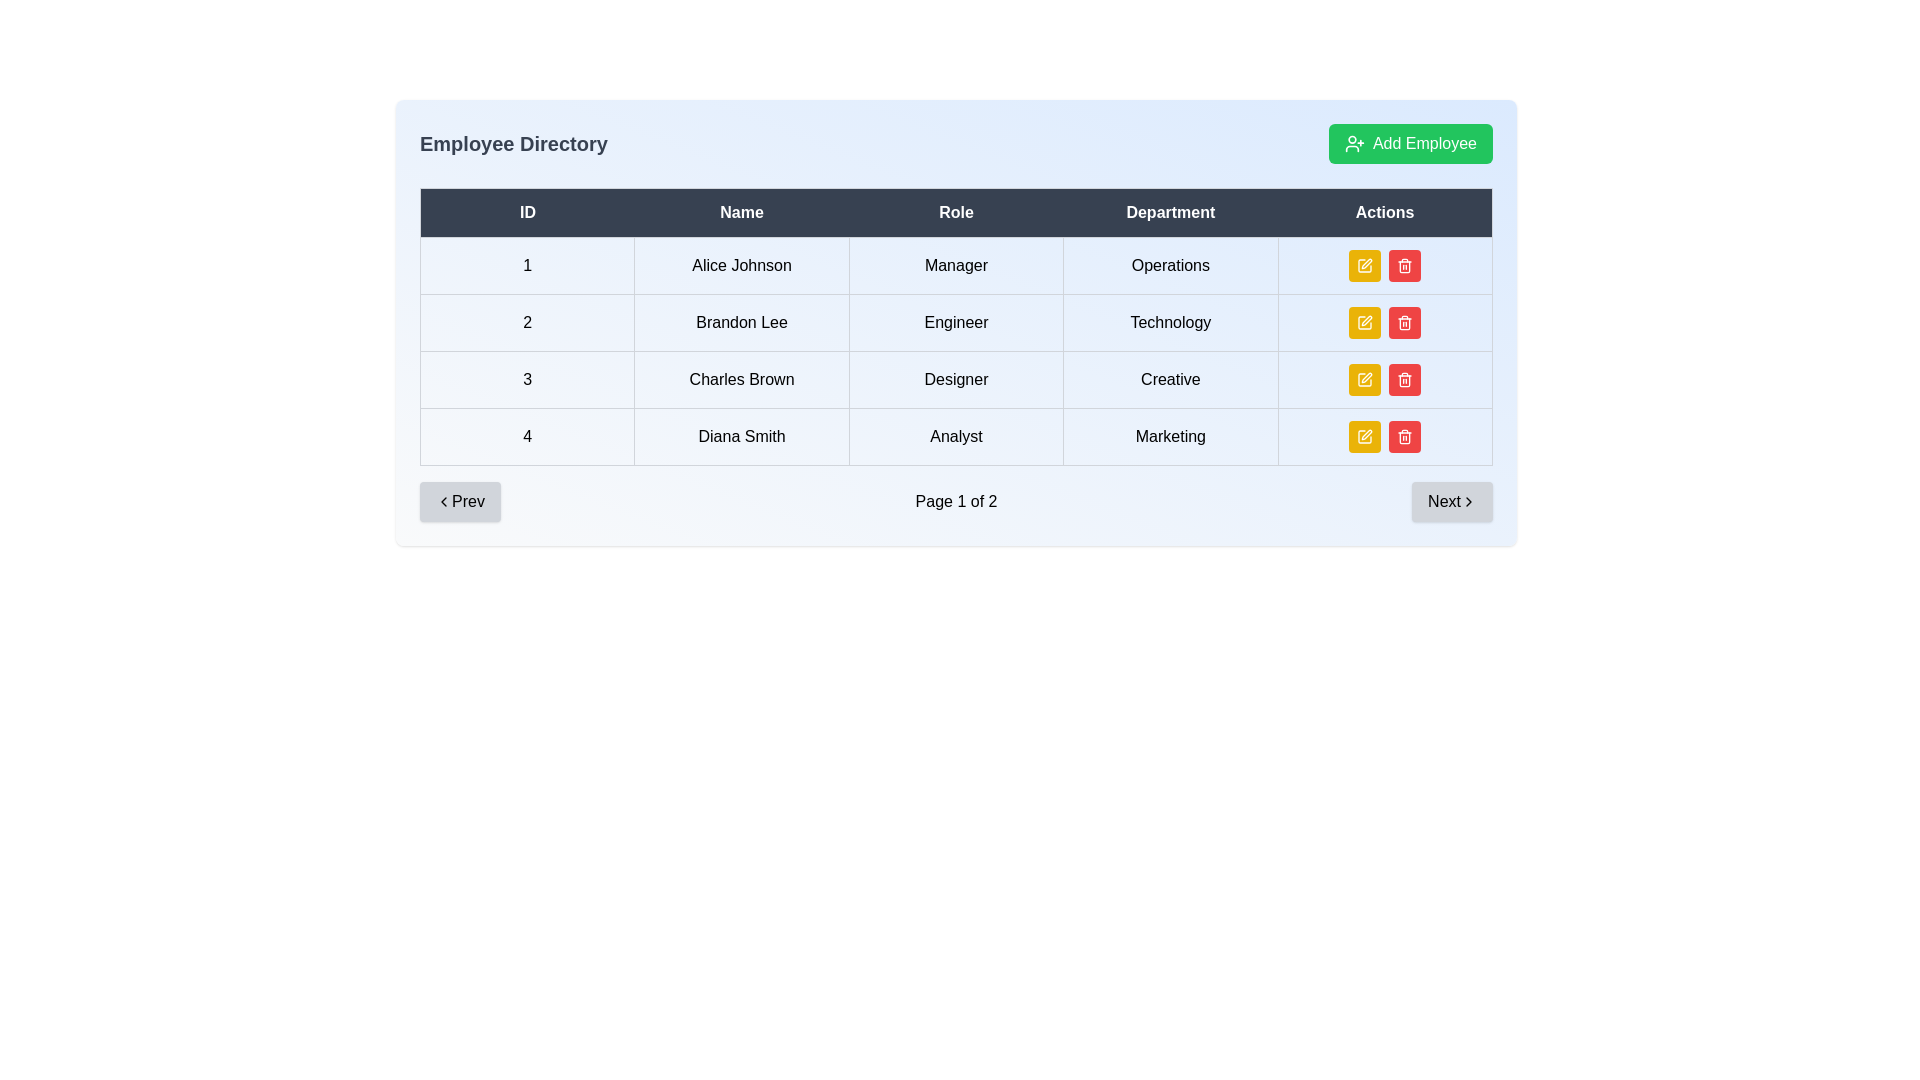  Describe the element at coordinates (1364, 322) in the screenshot. I see `the square button with a yellow background and a white pencil icon located in the 'Actions' column for the entry of 'Brandon Lee'` at that location.